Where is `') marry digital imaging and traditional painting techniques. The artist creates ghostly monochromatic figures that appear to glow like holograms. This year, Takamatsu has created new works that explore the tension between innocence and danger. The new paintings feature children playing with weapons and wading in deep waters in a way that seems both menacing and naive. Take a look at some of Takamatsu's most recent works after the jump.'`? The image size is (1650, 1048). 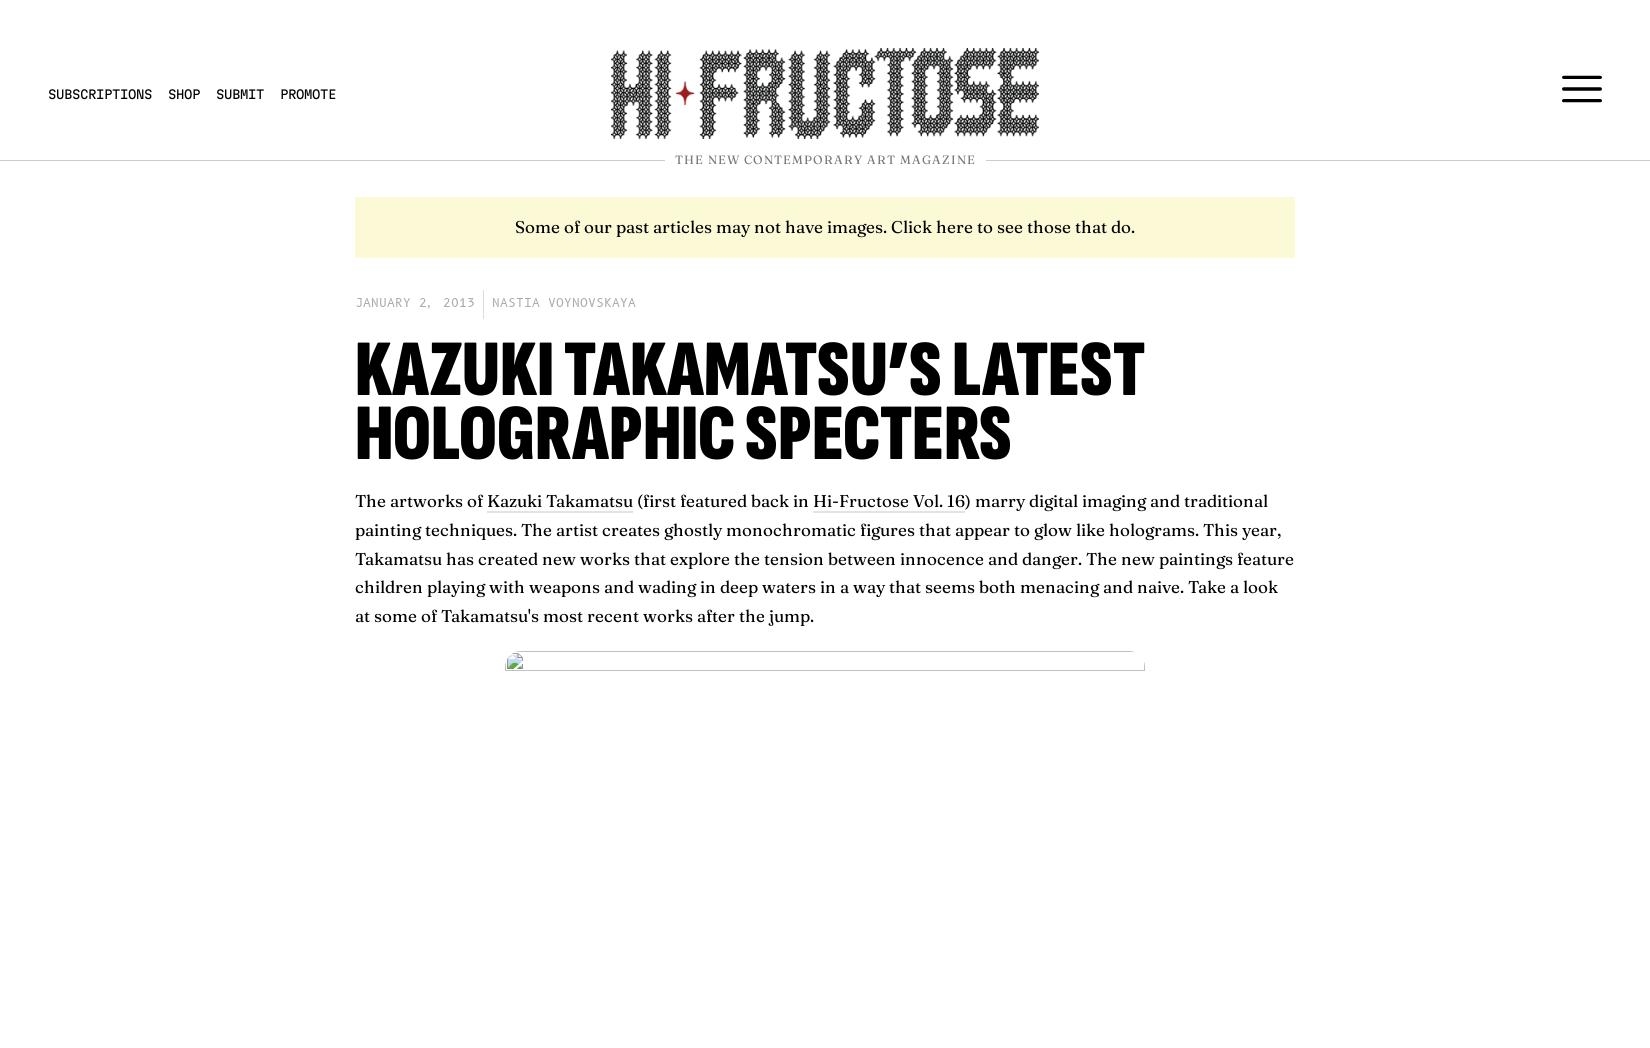
') marry digital imaging and traditional painting techniques. The artist creates ghostly monochromatic figures that appear to glow like holograms. This year, Takamatsu has created new works that explore the tension between innocence and danger. The new paintings feature children playing with weapons and wading in deep waters in a way that seems both menacing and naive. Take a look at some of Takamatsu's most recent works after the jump.' is located at coordinates (823, 556).